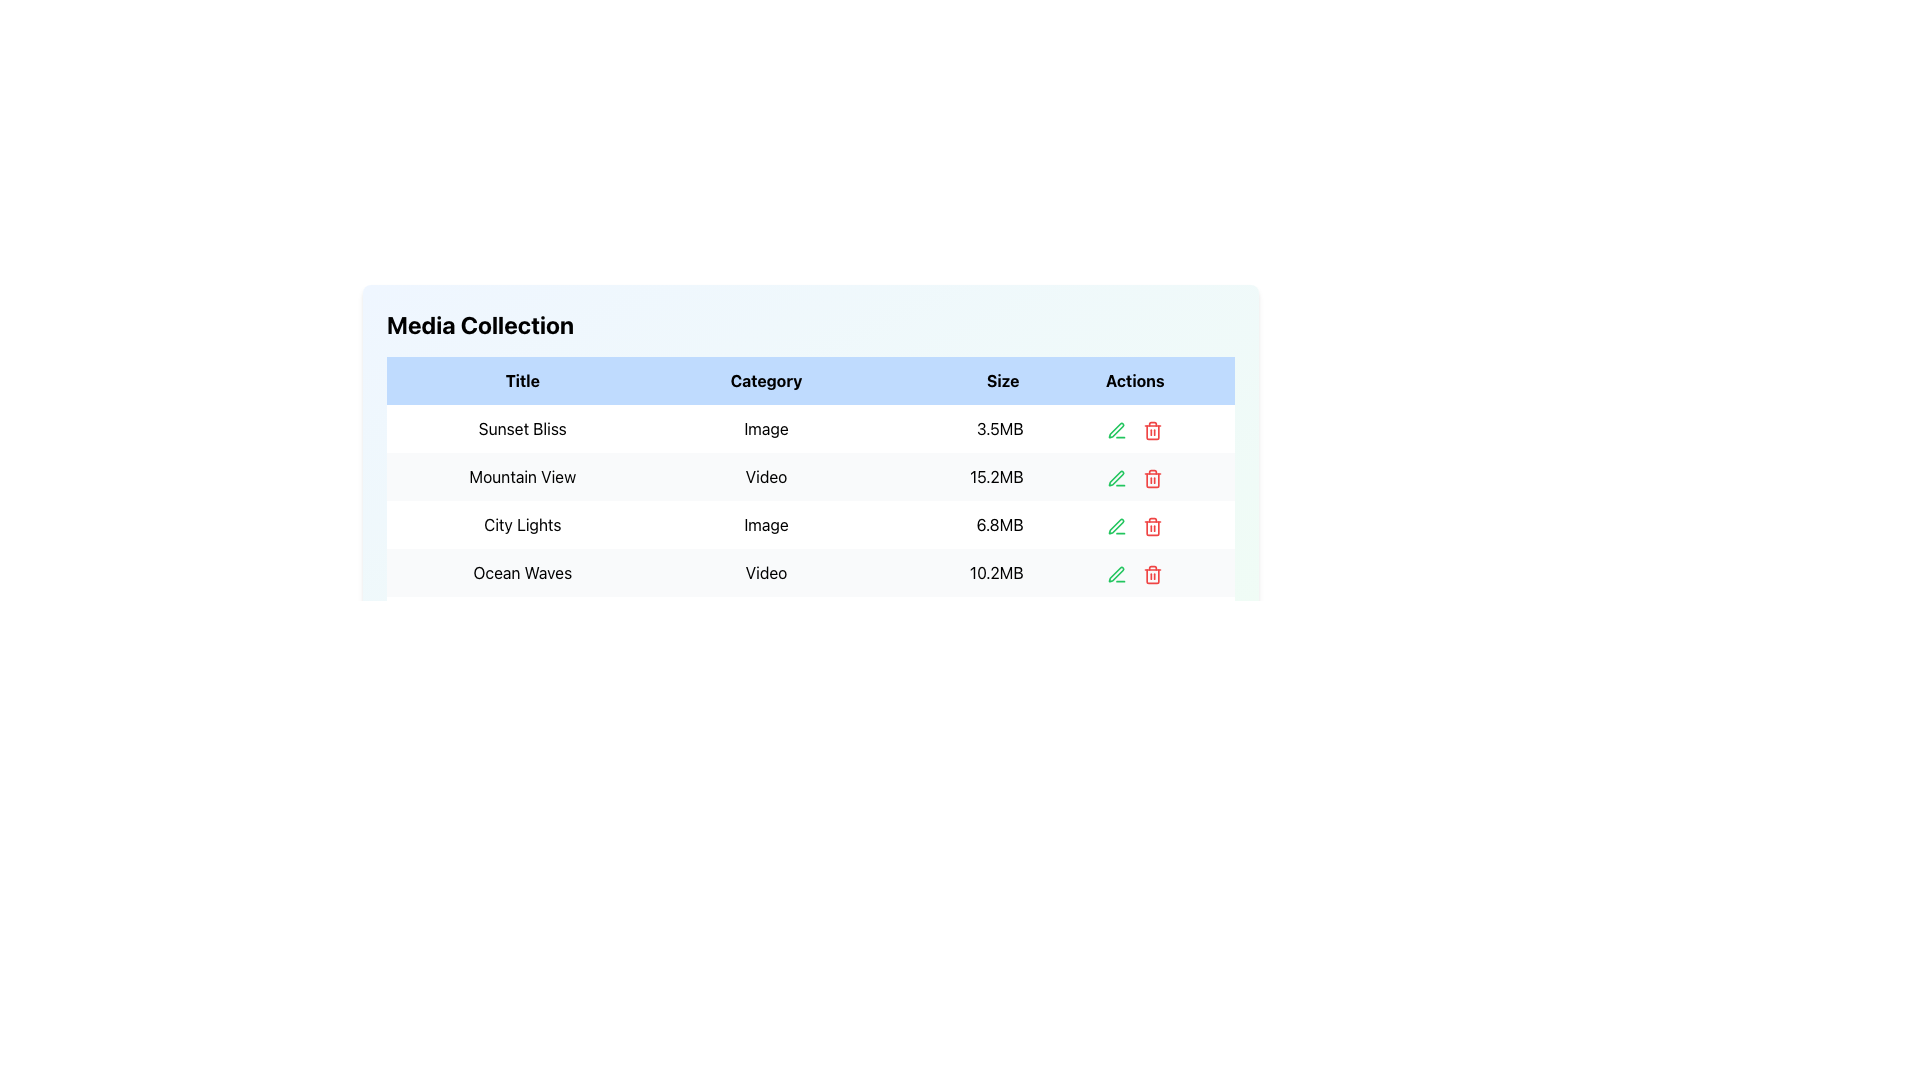 This screenshot has width=1920, height=1080. Describe the element at coordinates (1153, 573) in the screenshot. I see `the trash can icon button located at the far right of the 'Ocean Waves' and 'Video' row in the 'Actions' column` at that location.